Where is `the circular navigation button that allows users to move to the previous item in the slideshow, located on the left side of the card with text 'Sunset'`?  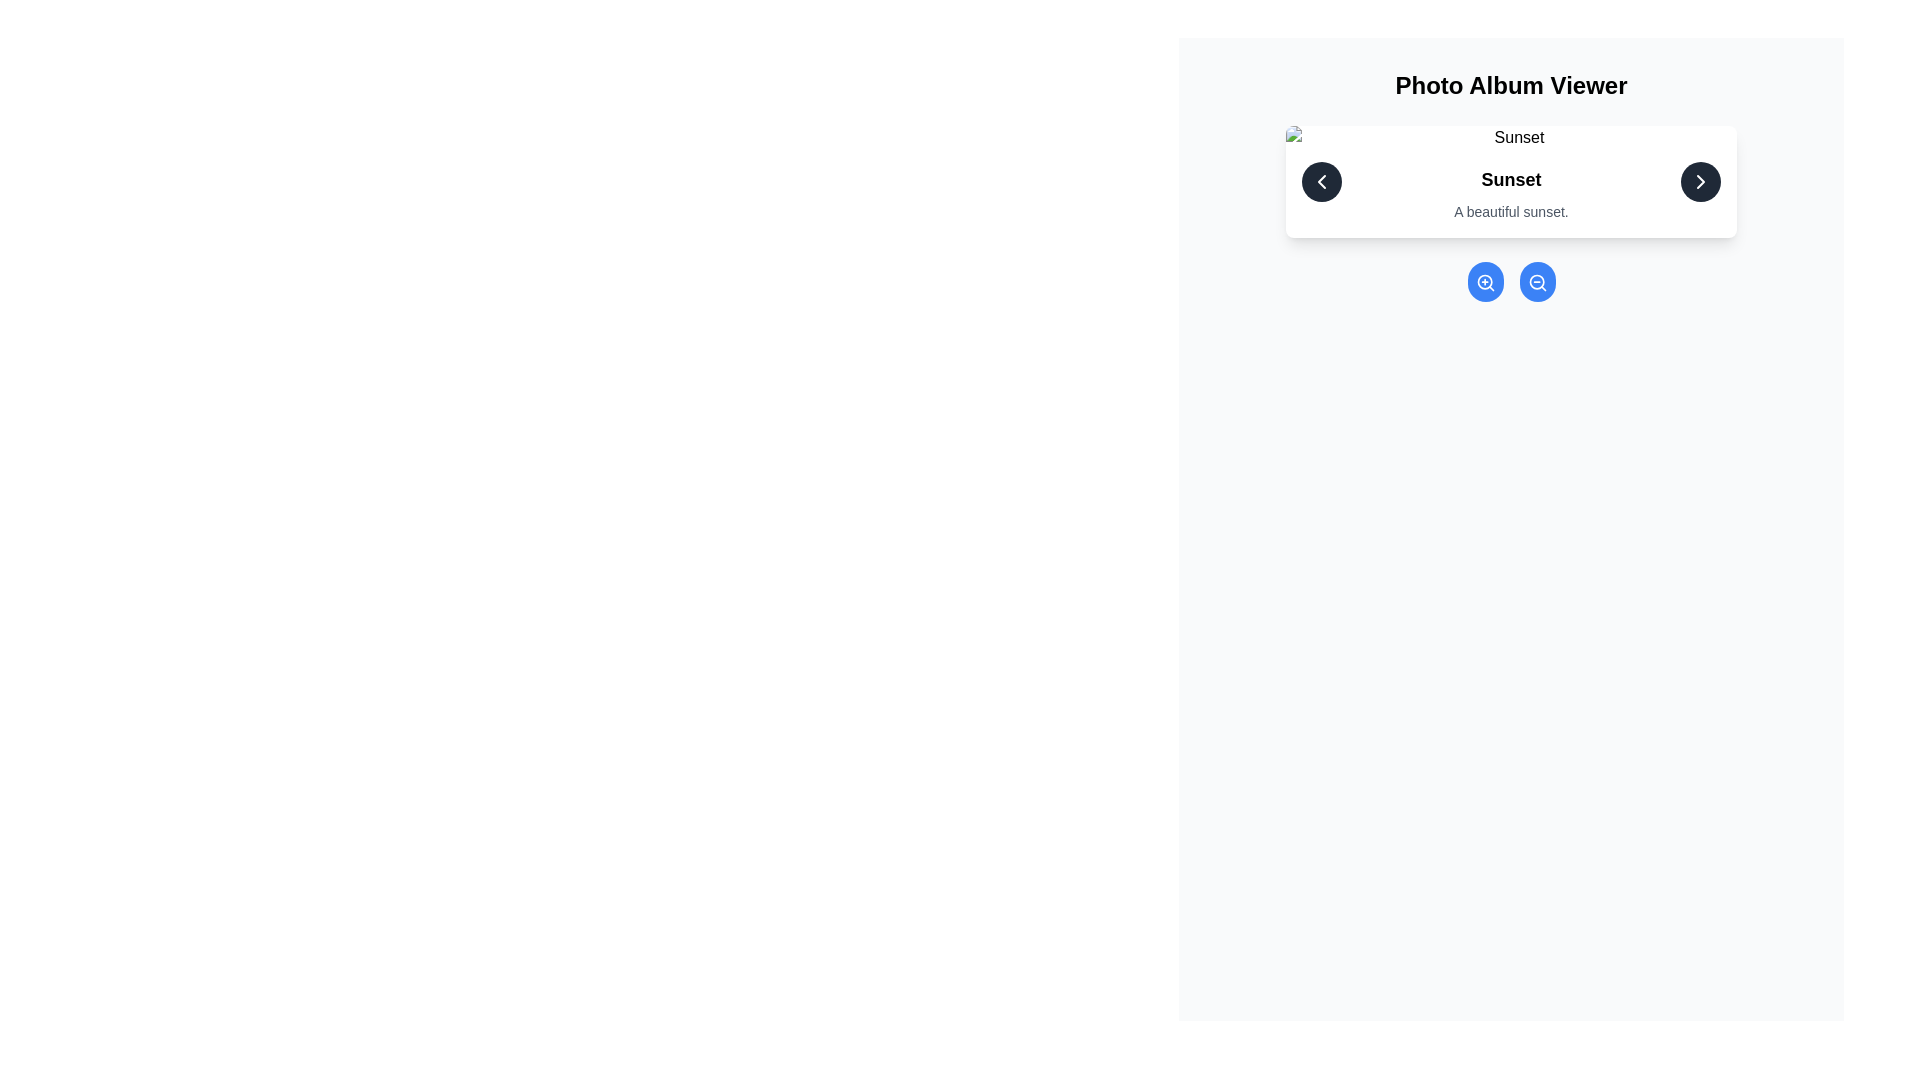
the circular navigation button that allows users to move to the previous item in the slideshow, located on the left side of the card with text 'Sunset' is located at coordinates (1322, 181).